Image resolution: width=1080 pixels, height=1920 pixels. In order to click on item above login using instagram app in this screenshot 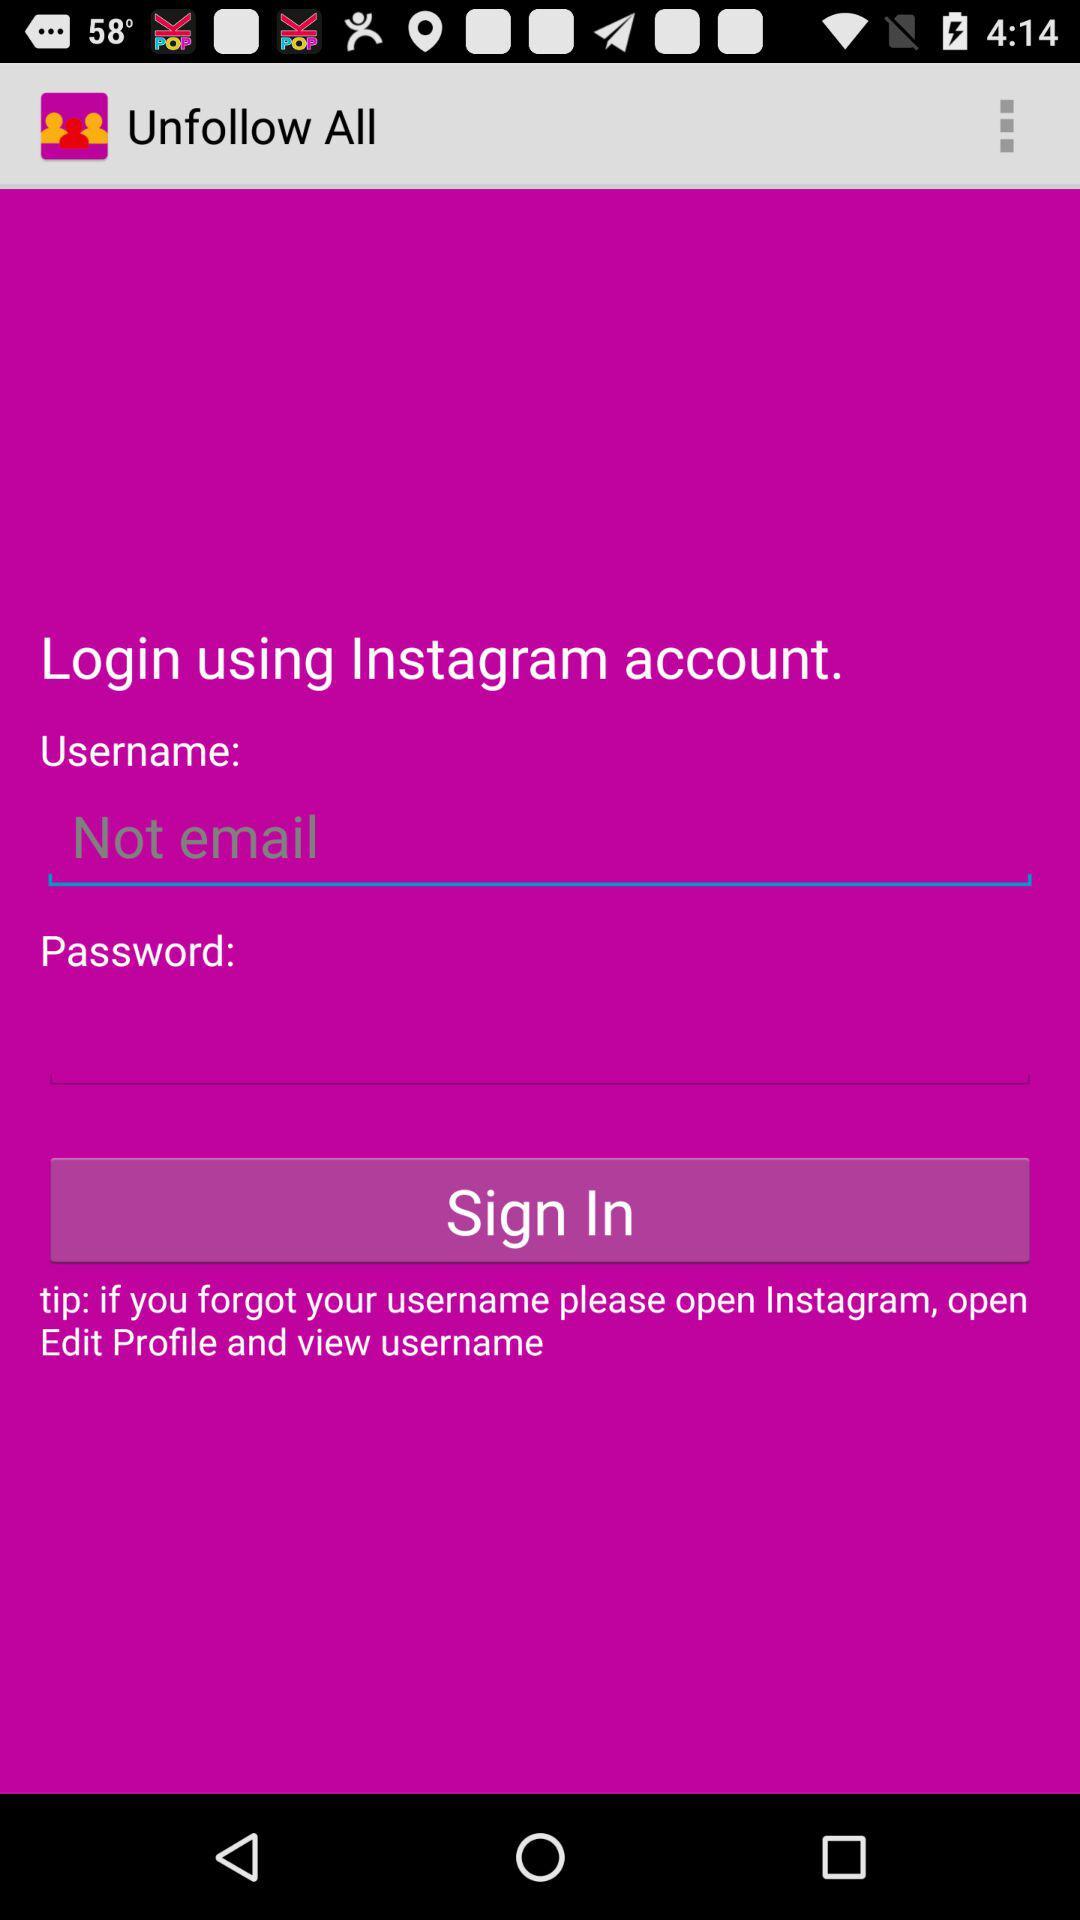, I will do `click(1006, 124)`.